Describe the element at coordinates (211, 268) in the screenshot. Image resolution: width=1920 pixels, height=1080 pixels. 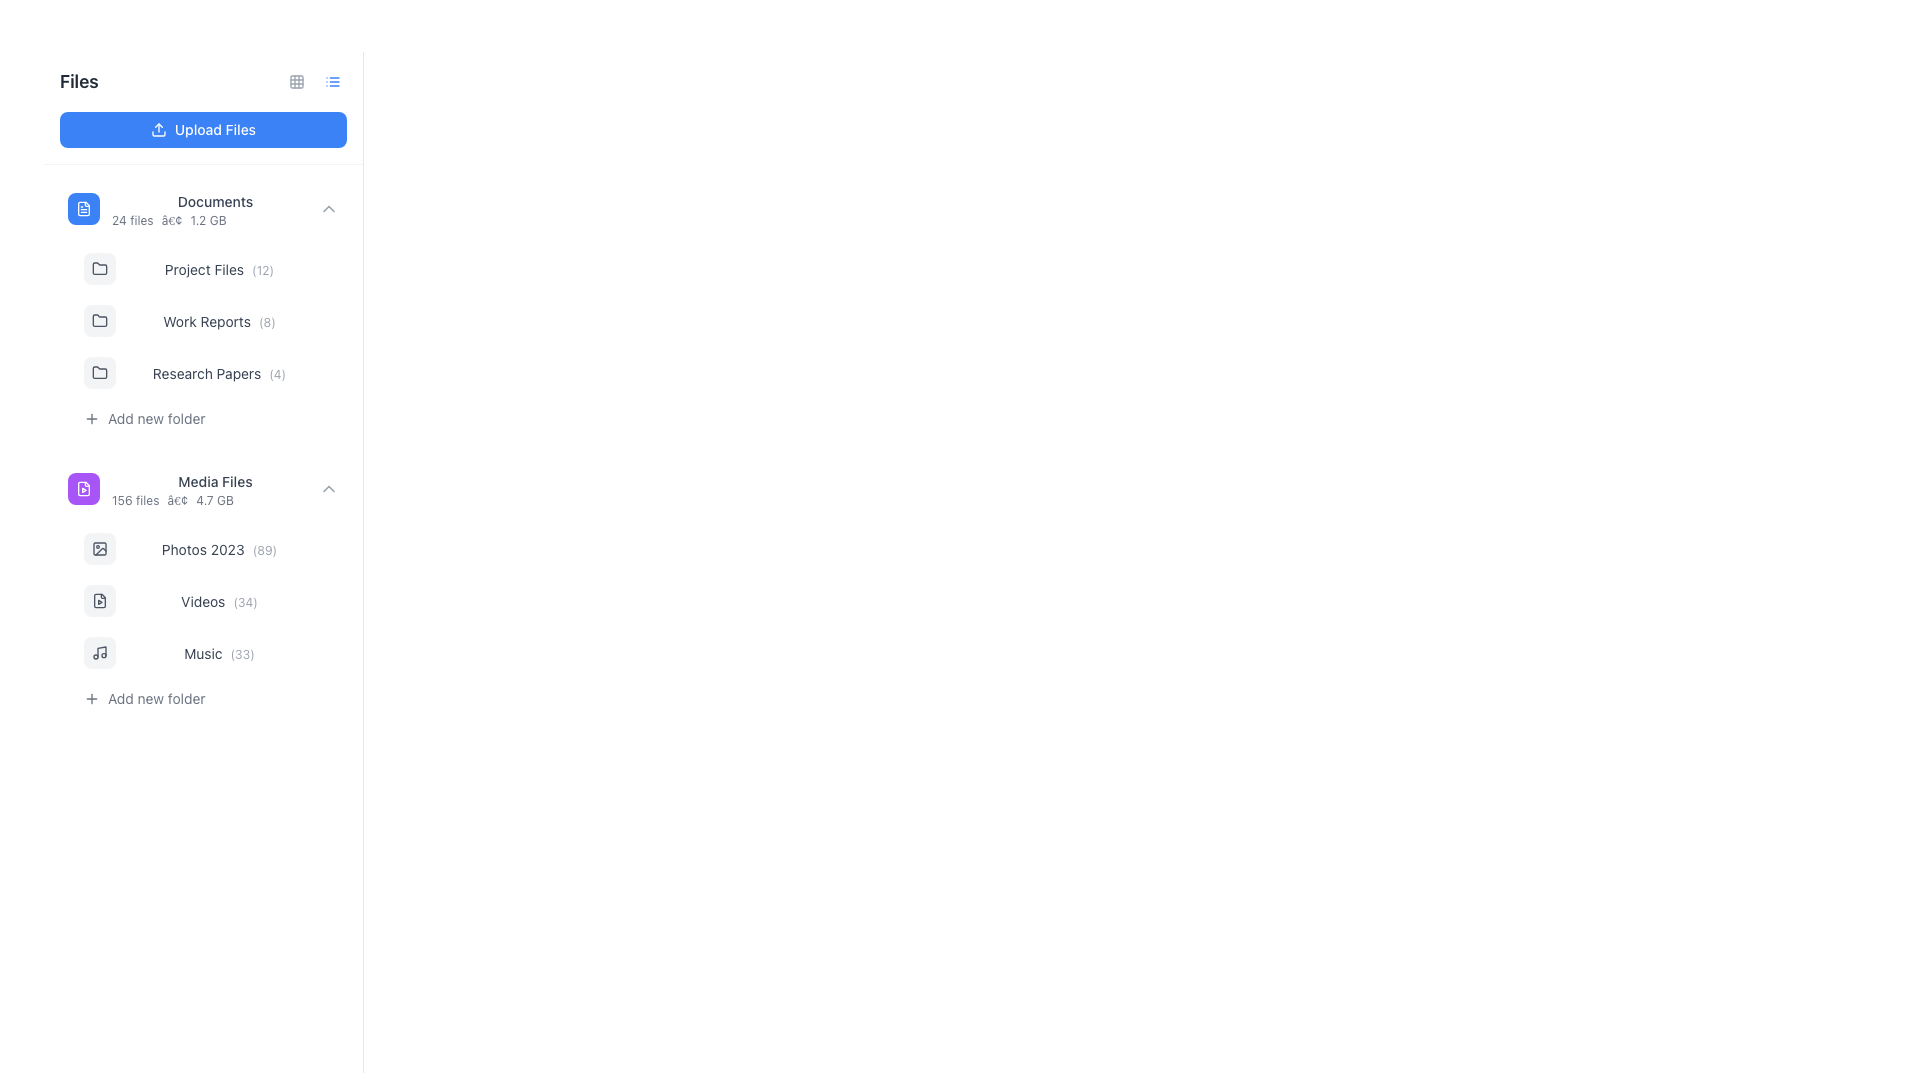
I see `the 'Project Files' folder in the navigation list` at that location.